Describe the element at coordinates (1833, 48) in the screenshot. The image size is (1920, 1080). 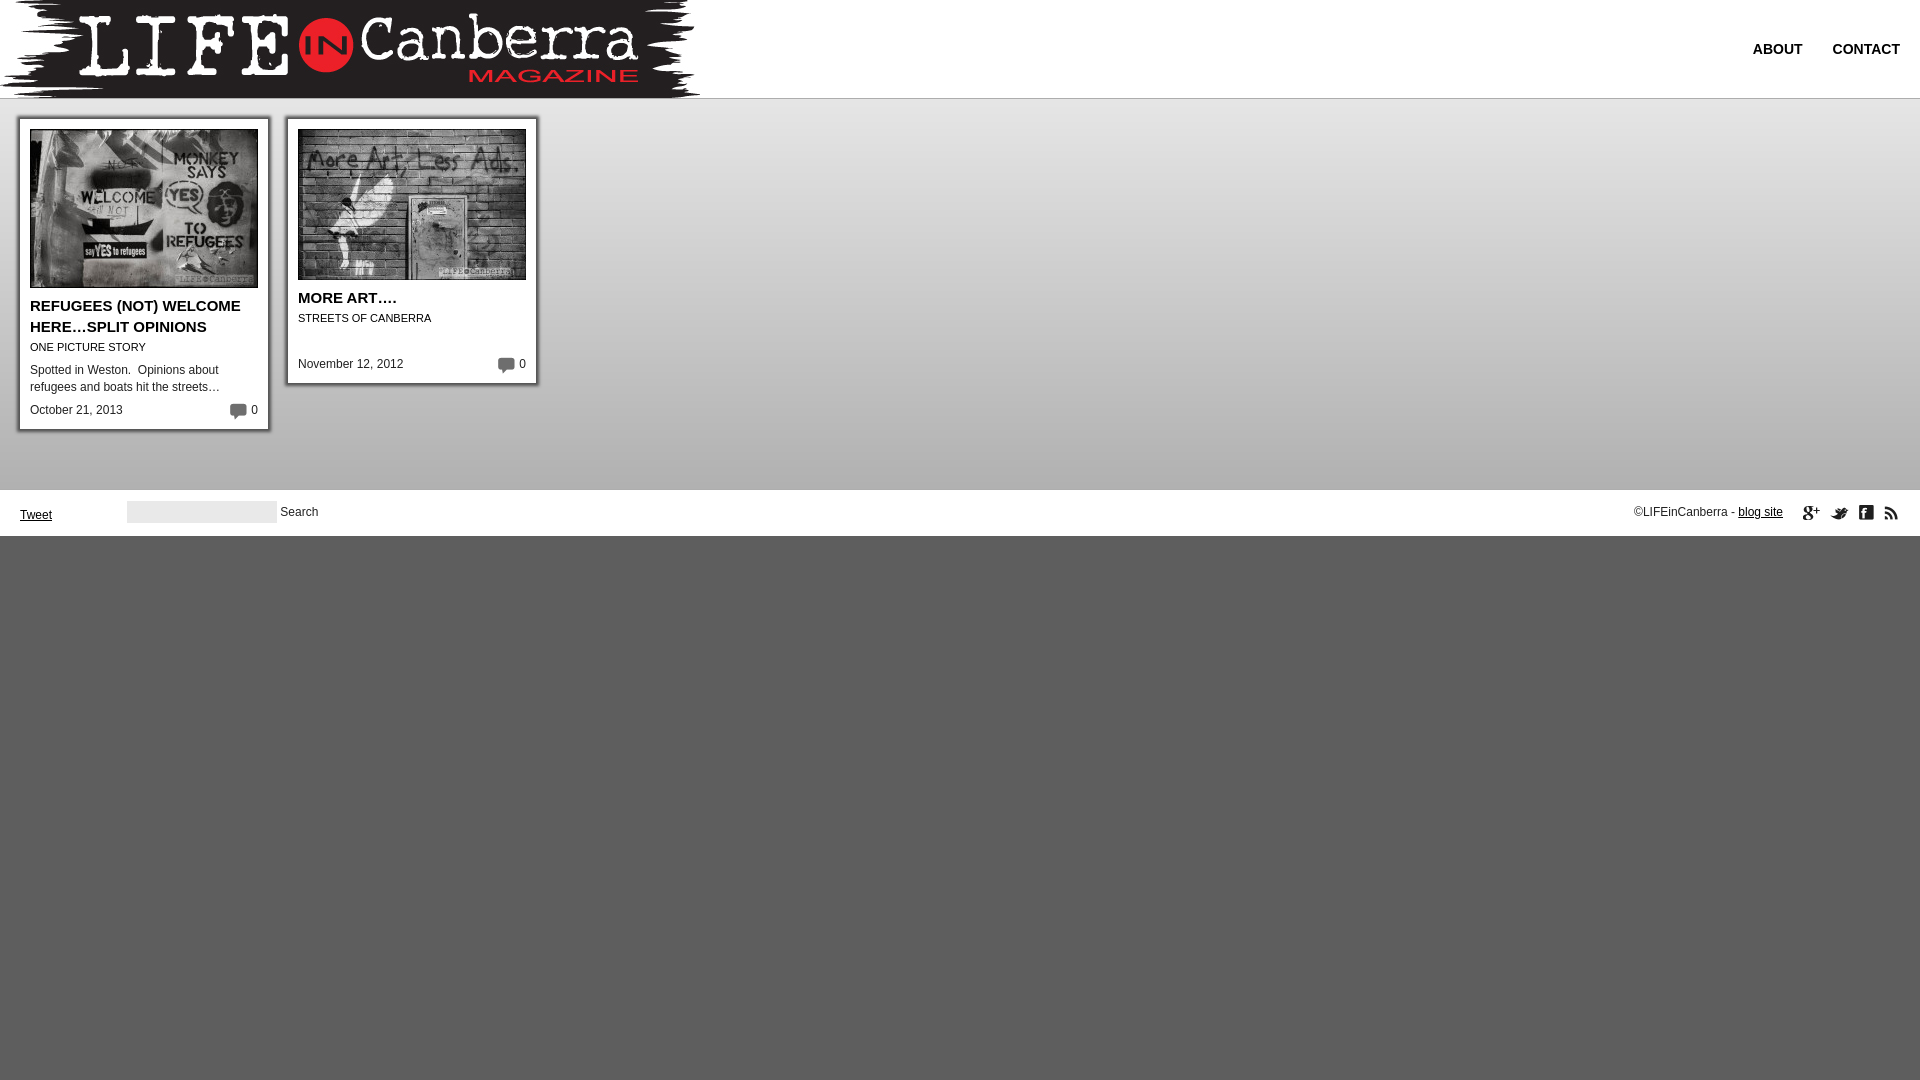
I see `'CONTACT'` at that location.